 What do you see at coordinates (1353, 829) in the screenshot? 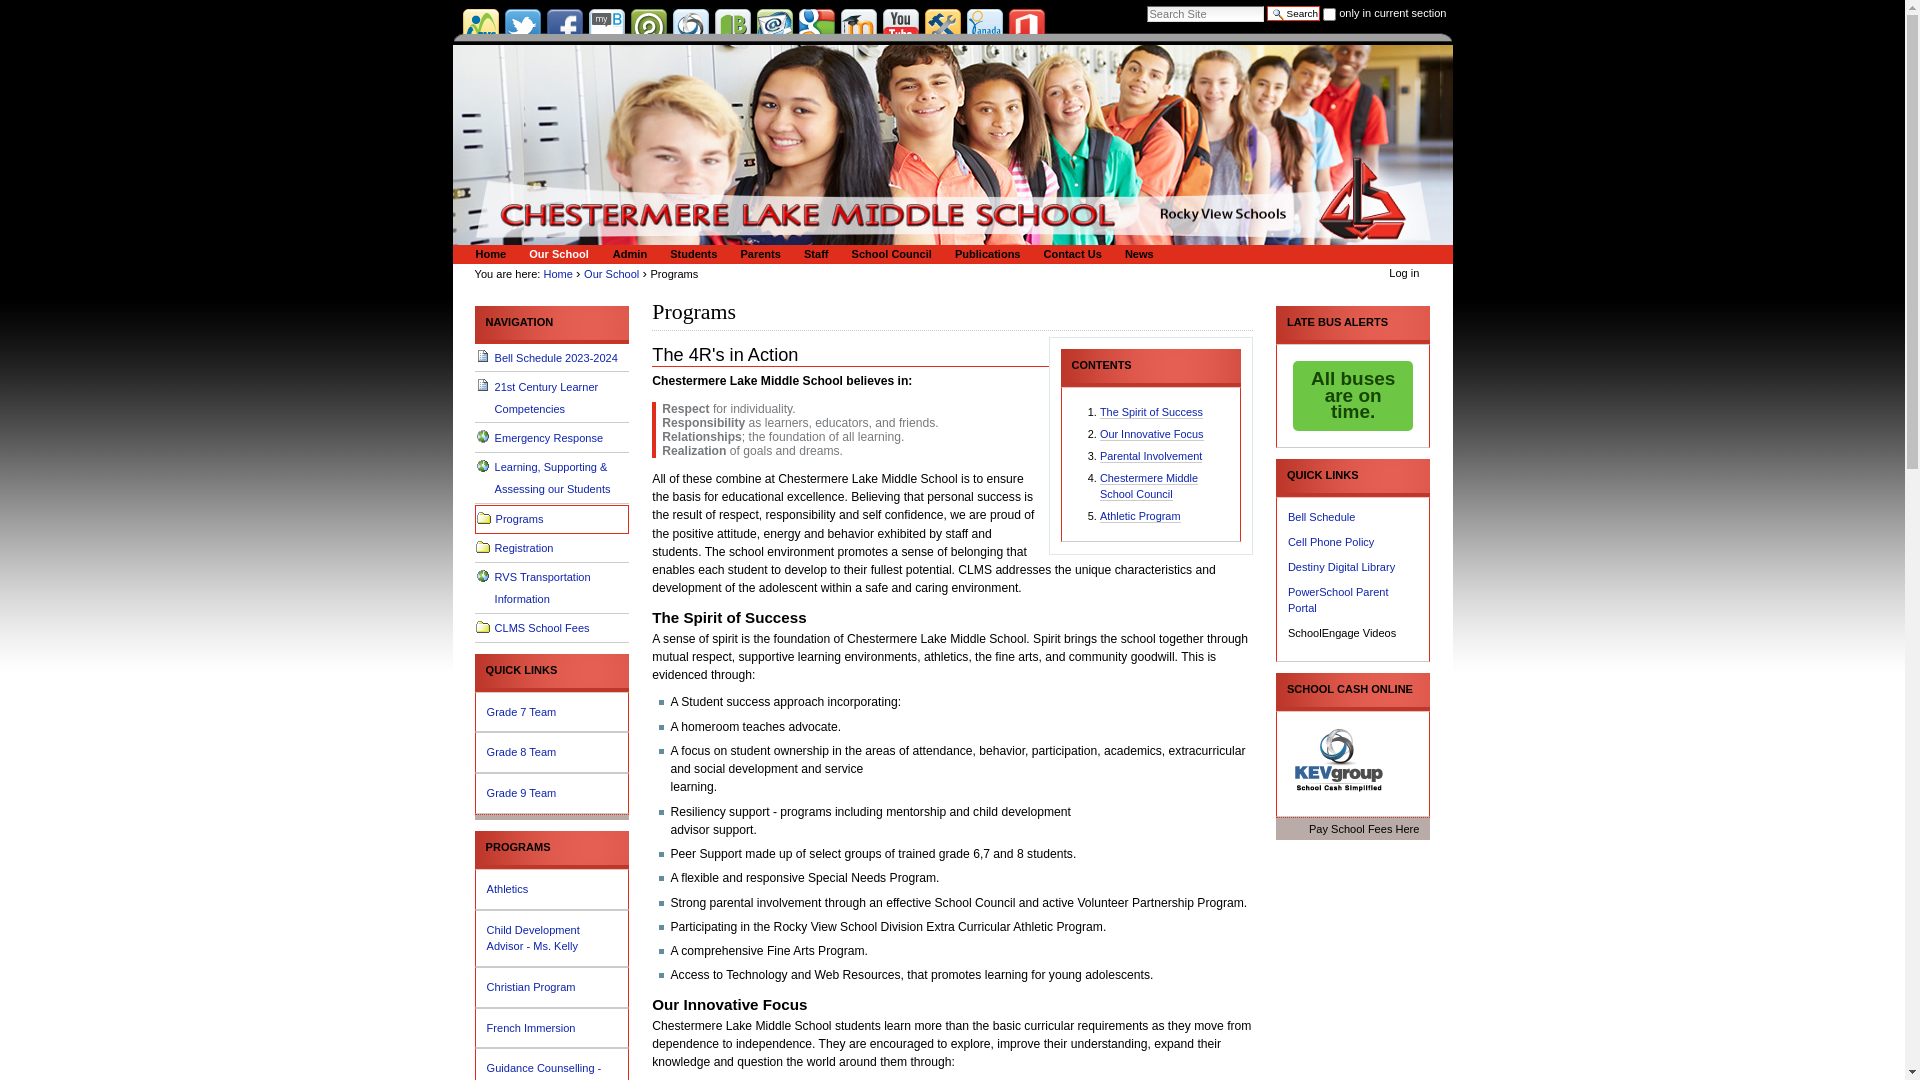
I see `'Pay School Fees Here'` at bounding box center [1353, 829].